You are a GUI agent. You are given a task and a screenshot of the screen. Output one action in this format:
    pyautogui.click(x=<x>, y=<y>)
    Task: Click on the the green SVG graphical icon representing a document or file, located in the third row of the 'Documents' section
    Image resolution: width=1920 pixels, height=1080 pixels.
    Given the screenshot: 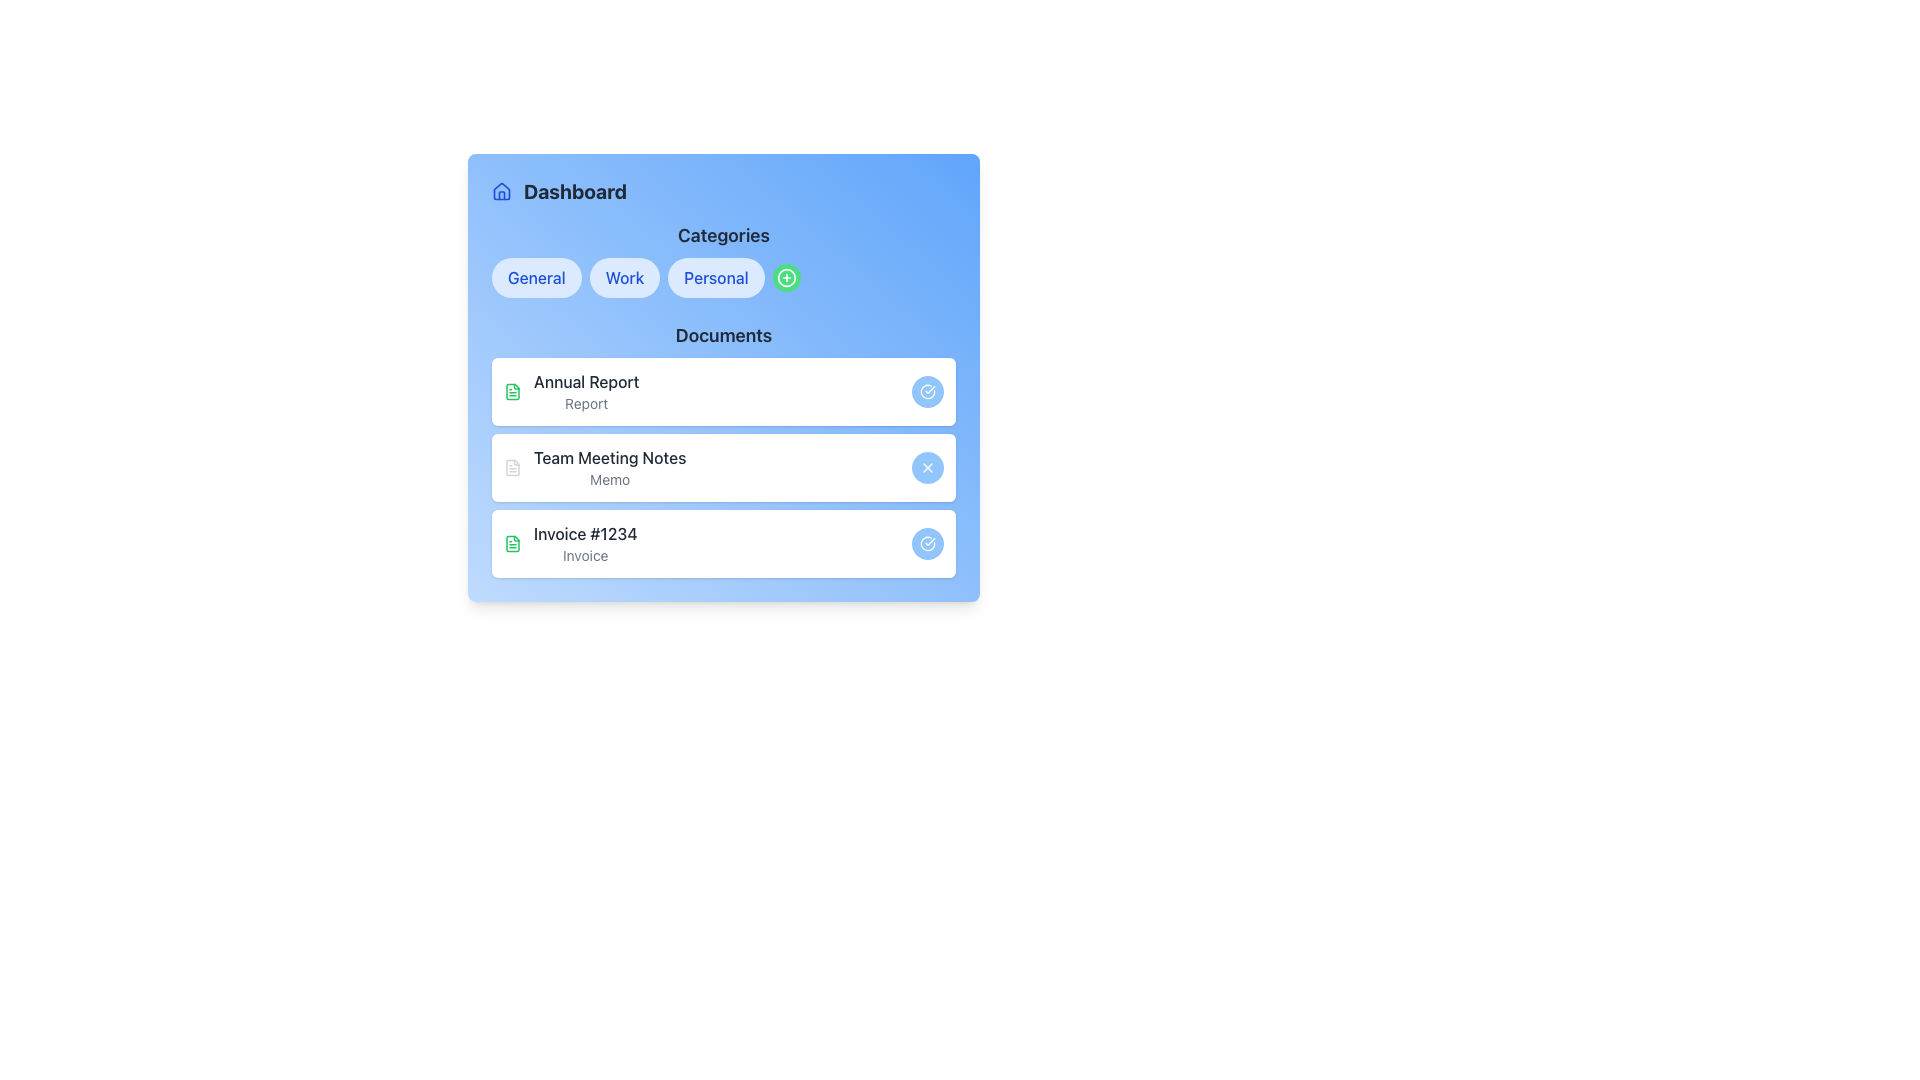 What is the action you would take?
    pyautogui.click(x=513, y=392)
    